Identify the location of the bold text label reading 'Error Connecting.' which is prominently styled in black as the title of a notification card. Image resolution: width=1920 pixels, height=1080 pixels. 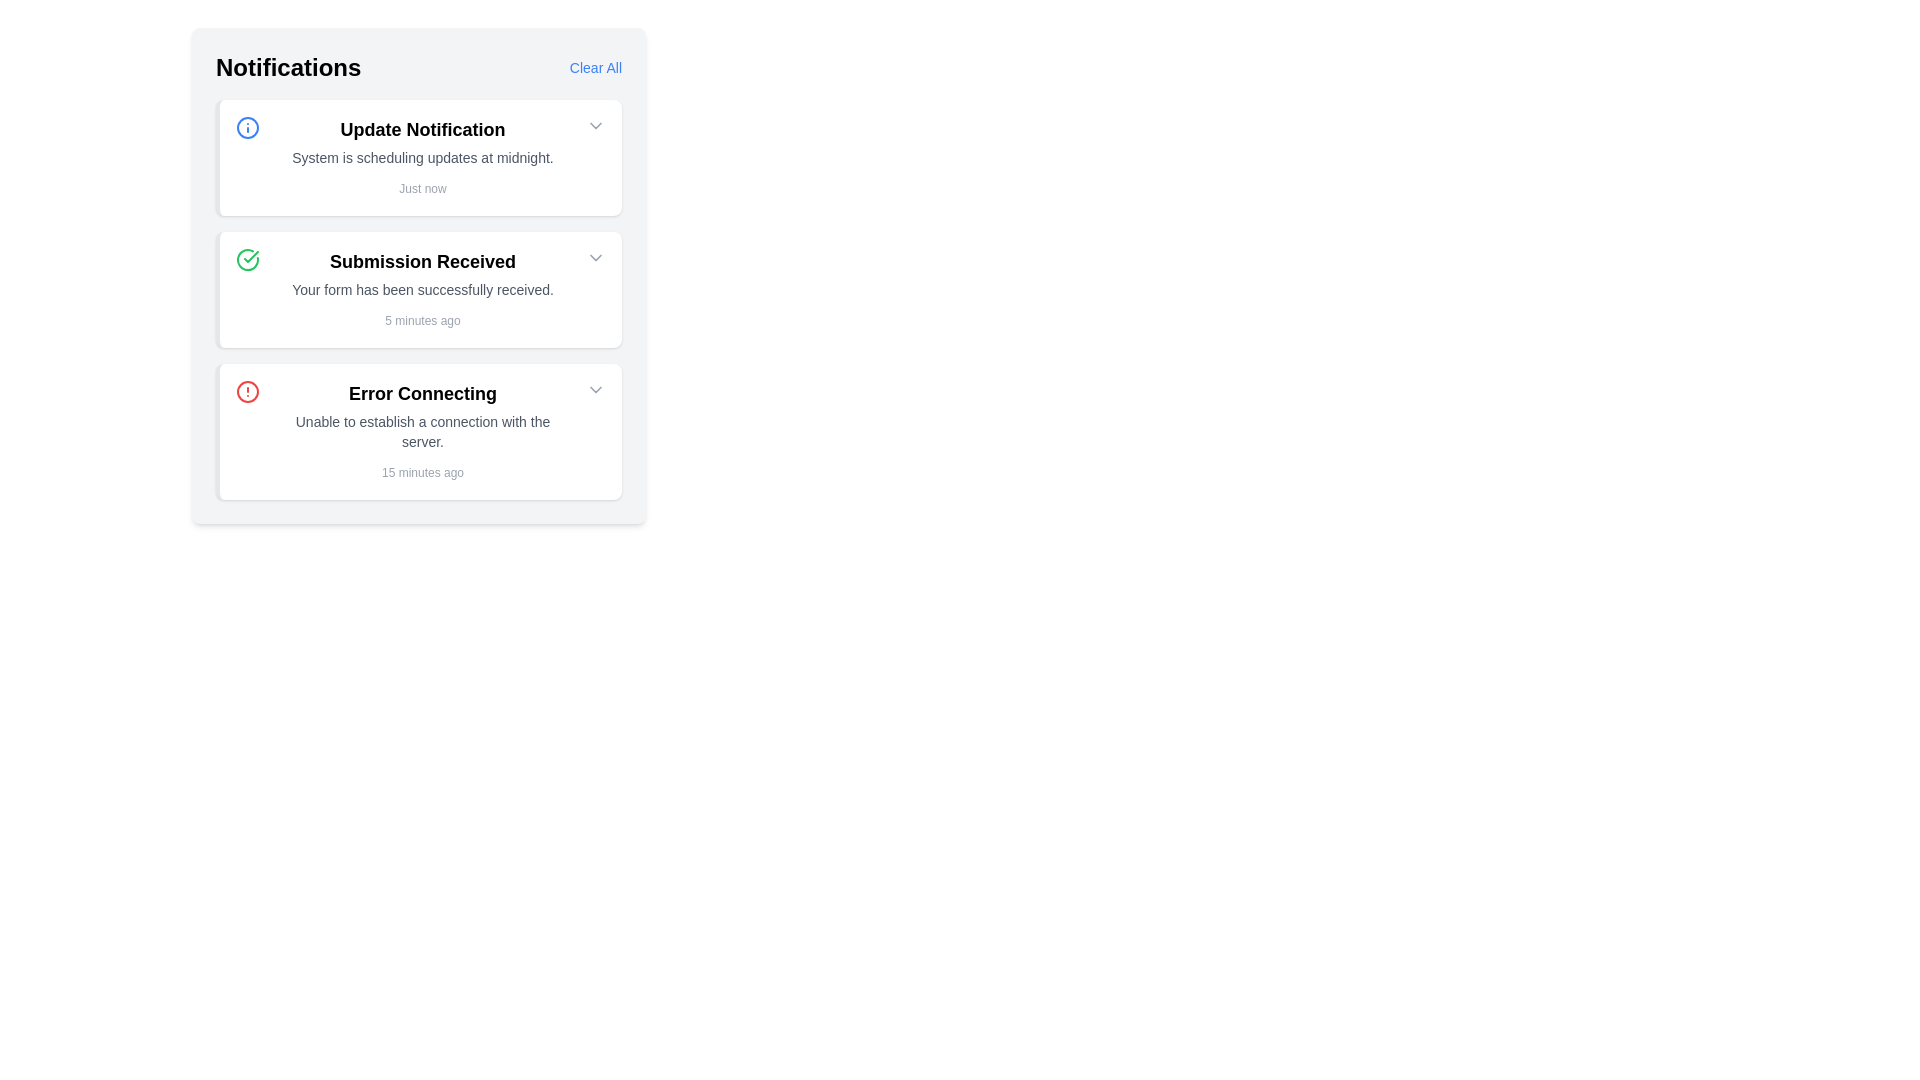
(421, 393).